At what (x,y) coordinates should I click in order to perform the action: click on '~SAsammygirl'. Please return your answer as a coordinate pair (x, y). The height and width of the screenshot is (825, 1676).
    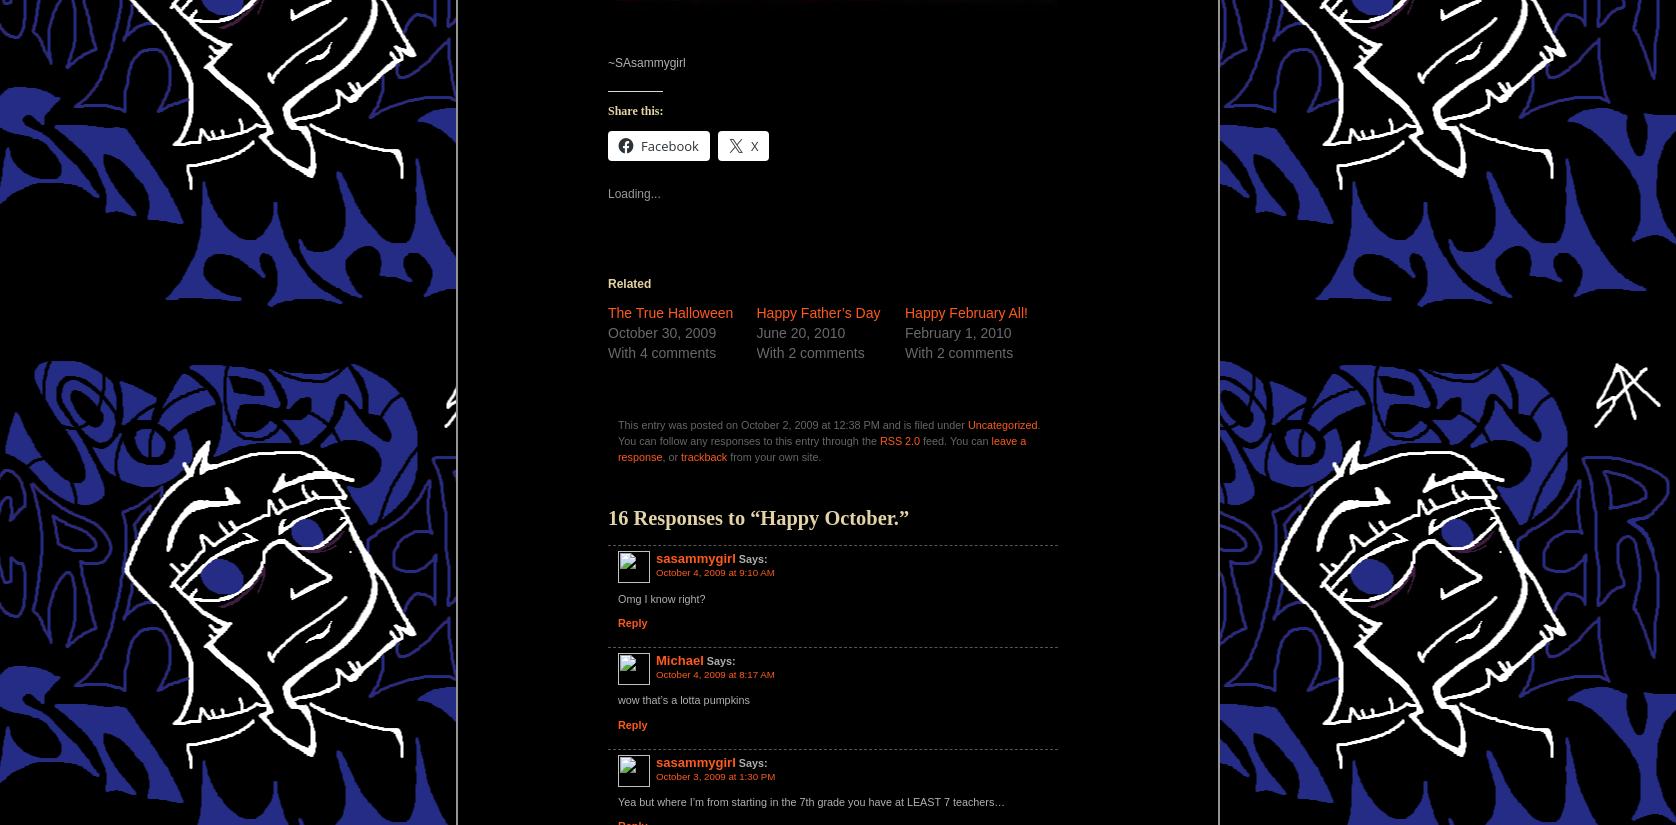
    Looking at the image, I should click on (608, 63).